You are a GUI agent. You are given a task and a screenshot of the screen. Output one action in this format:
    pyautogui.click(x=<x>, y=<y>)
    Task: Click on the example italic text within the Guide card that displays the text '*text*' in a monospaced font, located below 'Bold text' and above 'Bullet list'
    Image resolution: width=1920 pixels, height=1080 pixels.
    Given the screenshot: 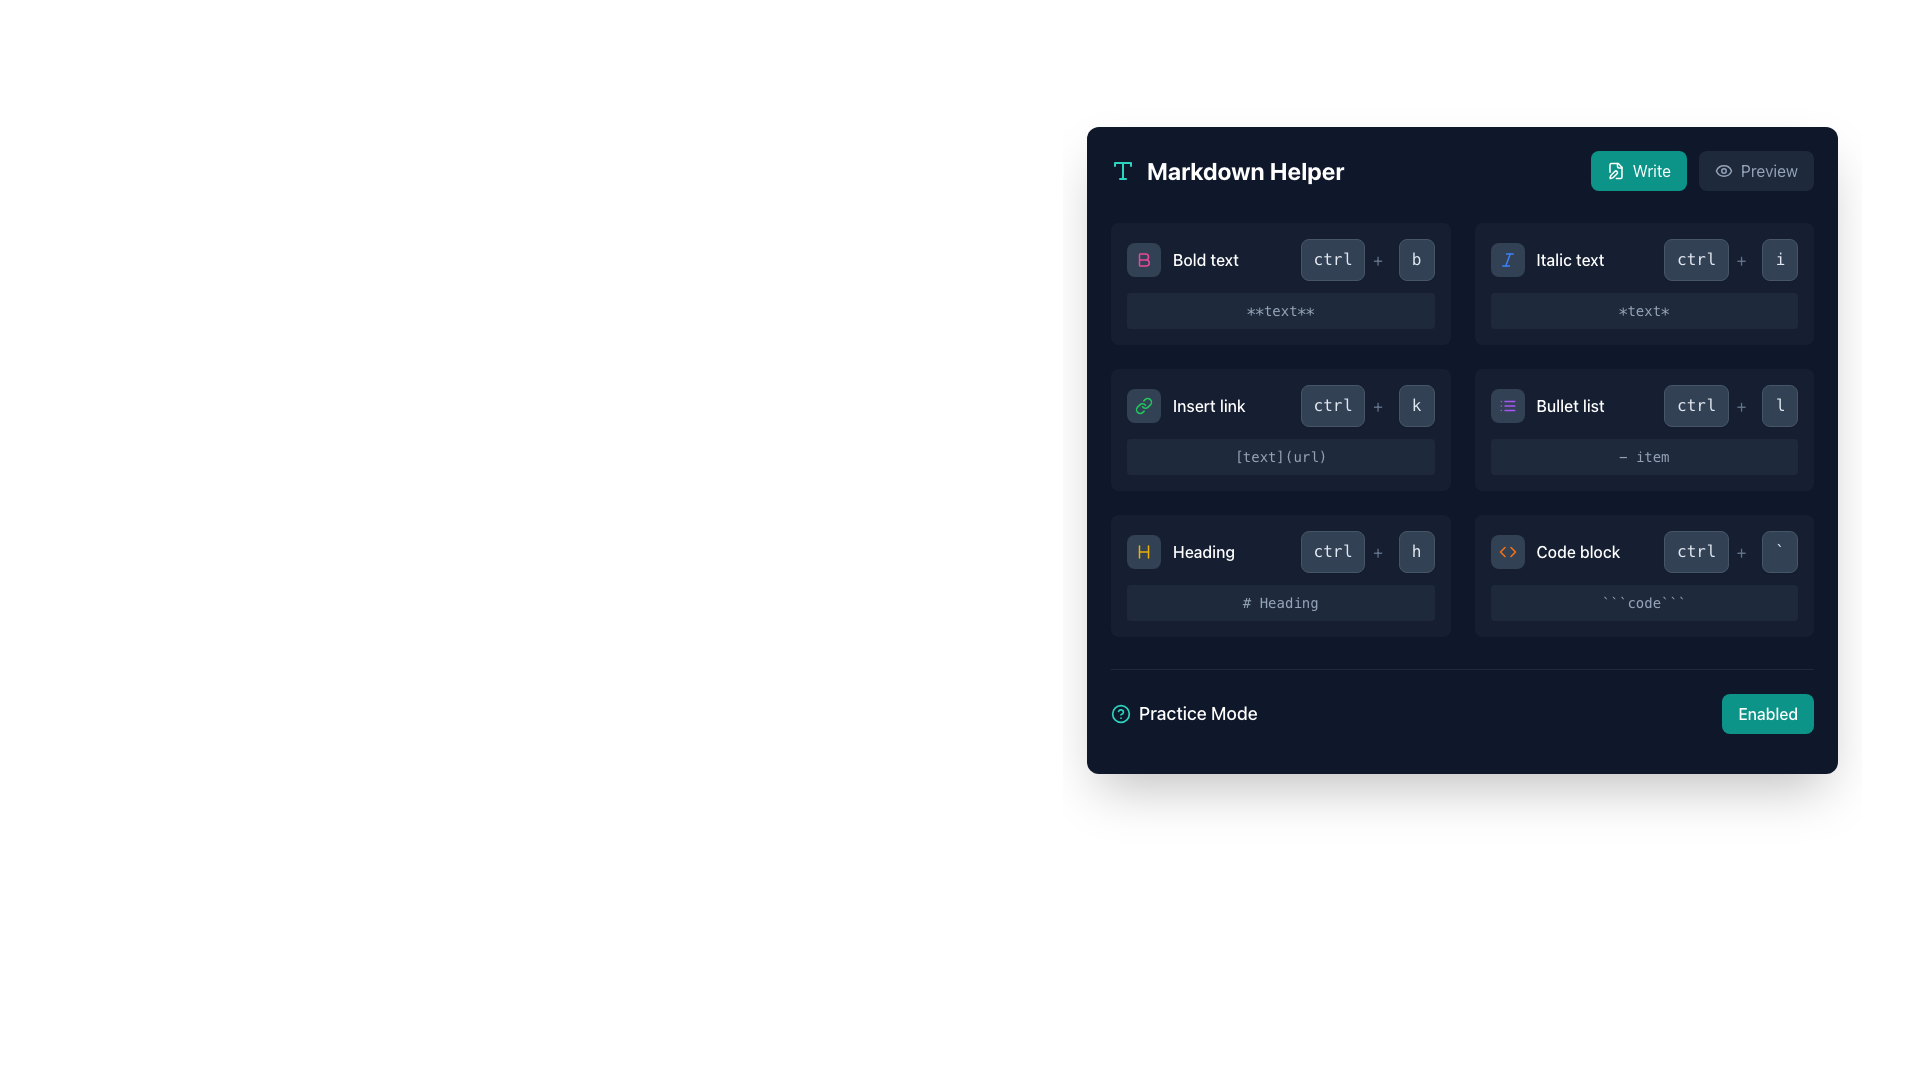 What is the action you would take?
    pyautogui.click(x=1644, y=284)
    